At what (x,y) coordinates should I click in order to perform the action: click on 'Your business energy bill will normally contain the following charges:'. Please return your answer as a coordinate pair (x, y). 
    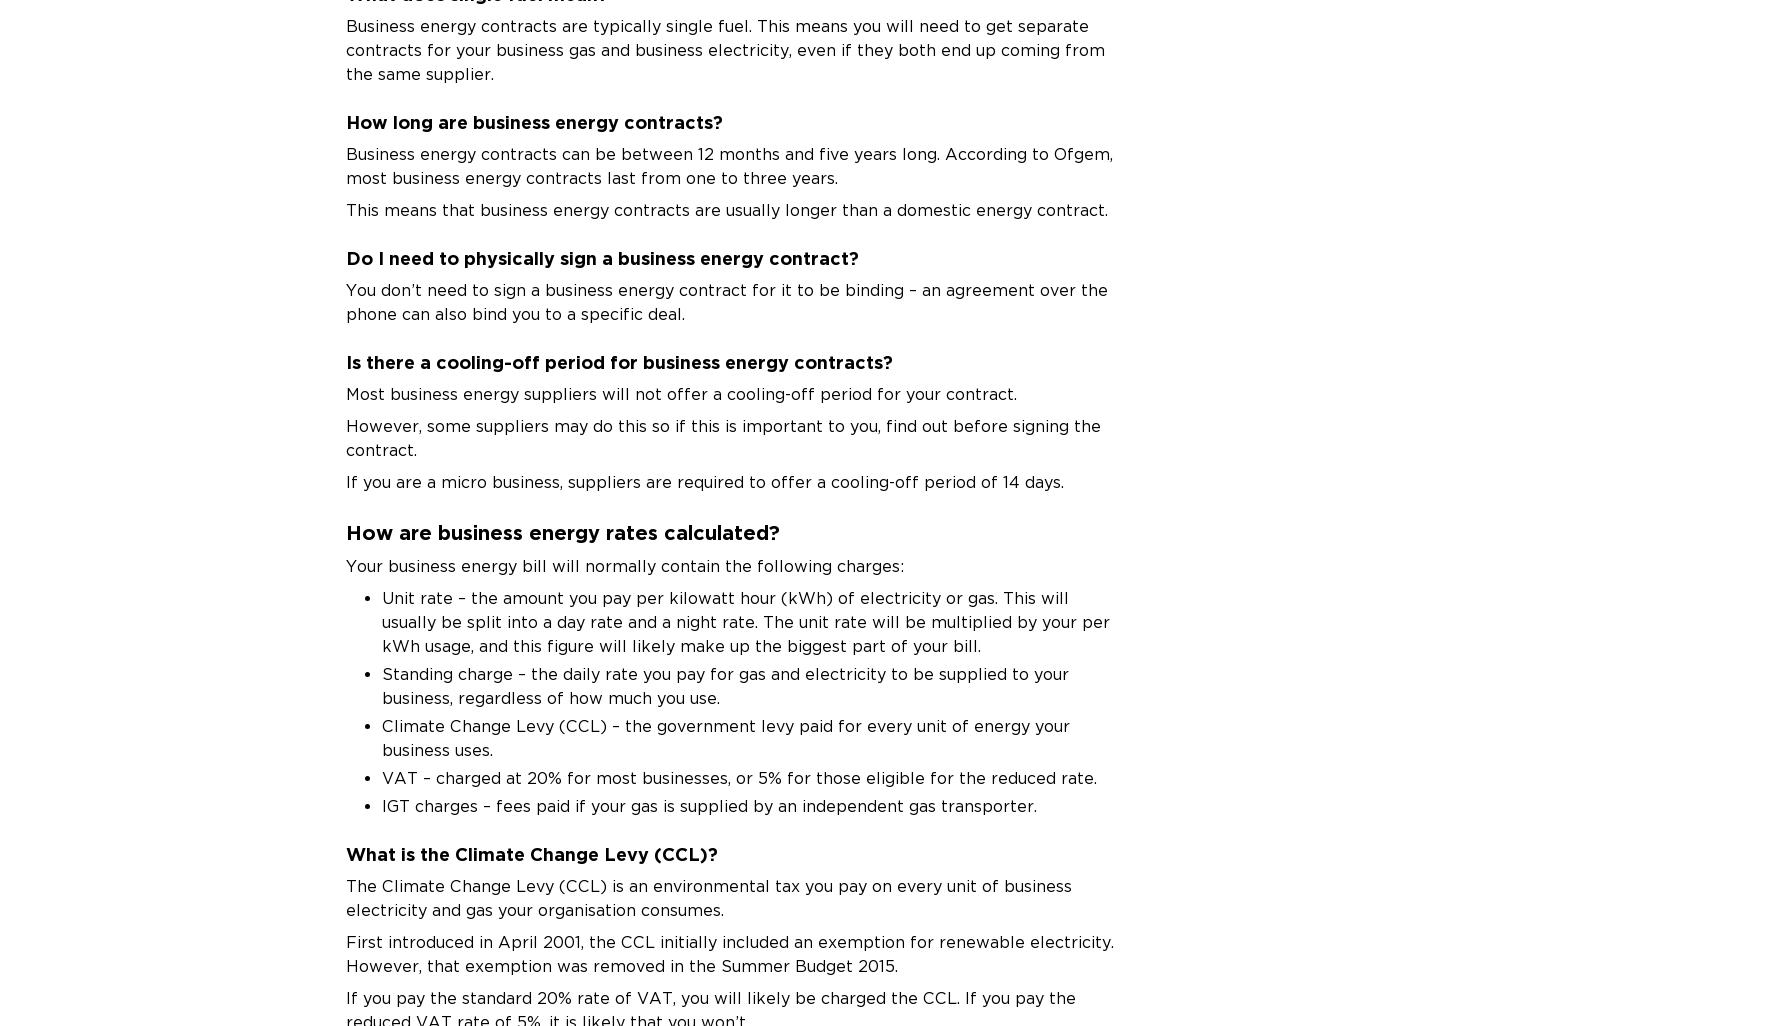
    Looking at the image, I should click on (623, 564).